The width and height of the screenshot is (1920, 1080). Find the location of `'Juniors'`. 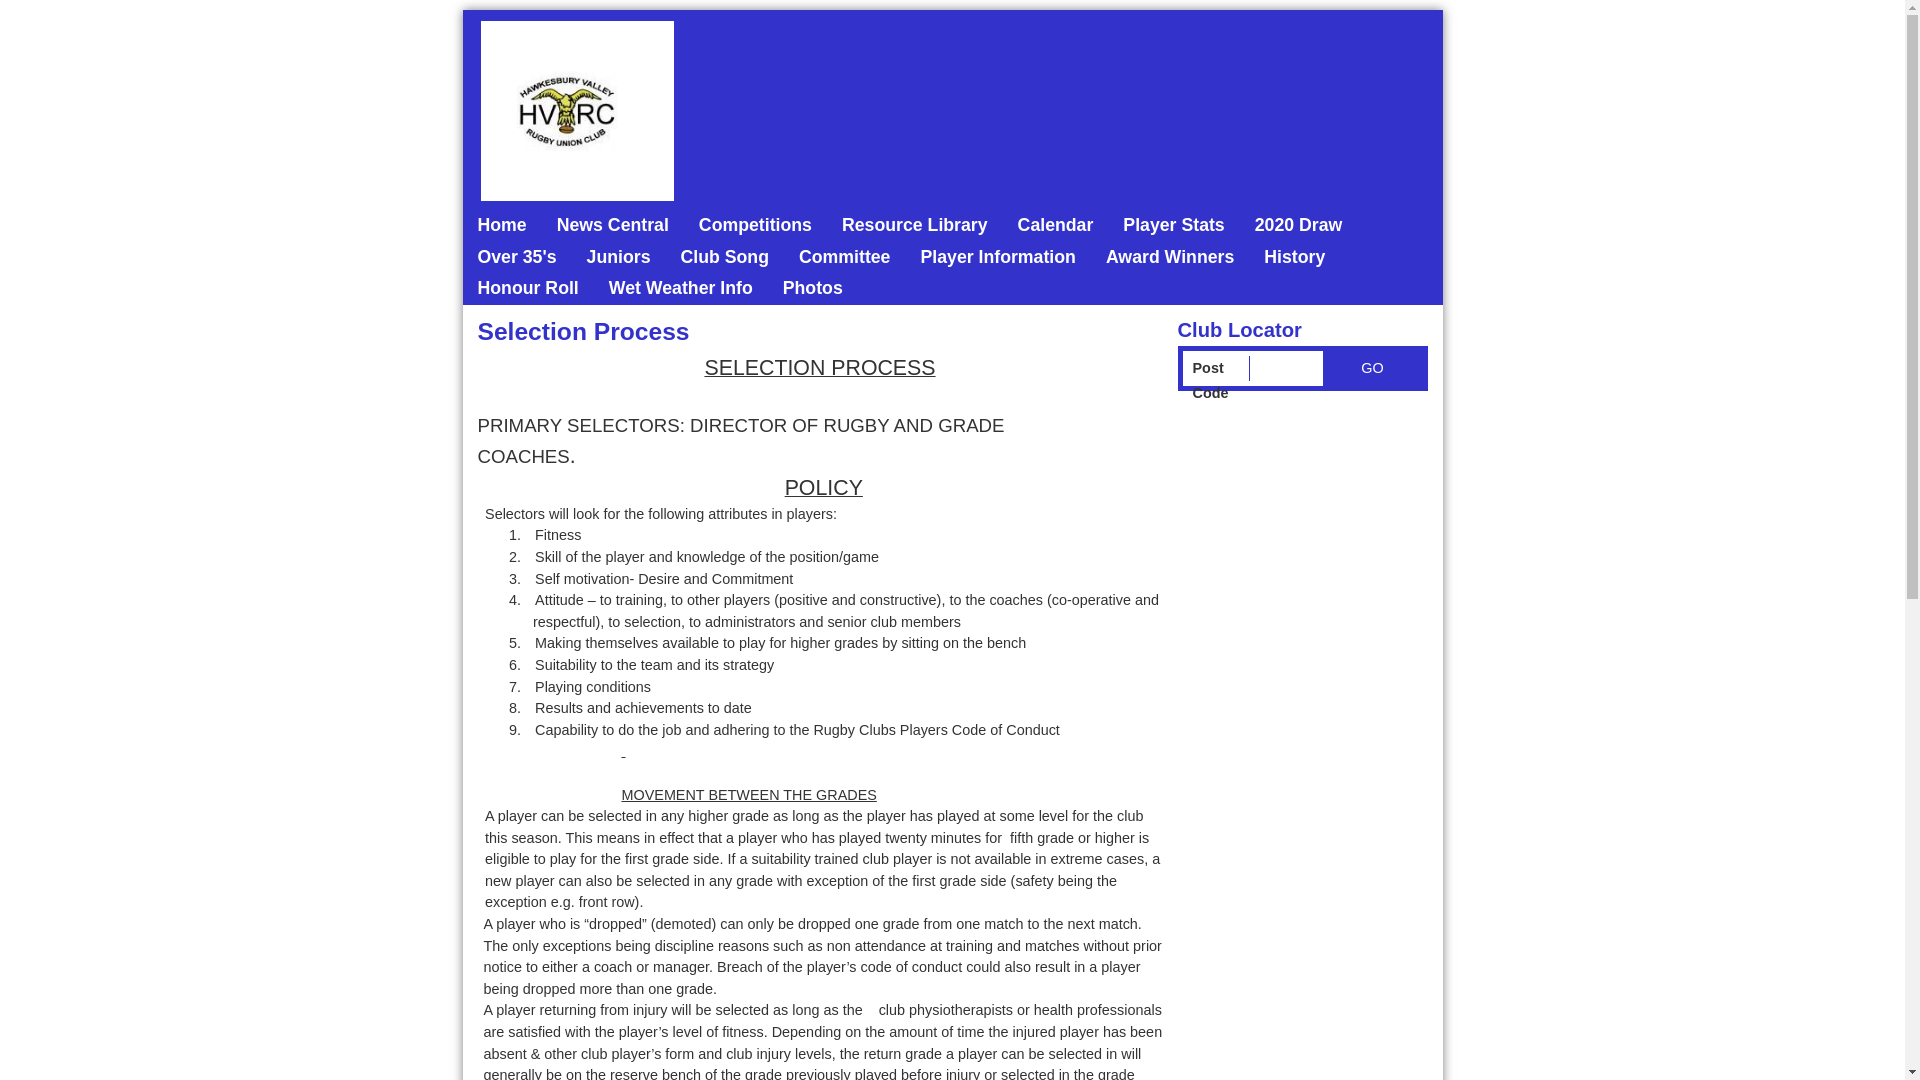

'Juniors' is located at coordinates (618, 257).